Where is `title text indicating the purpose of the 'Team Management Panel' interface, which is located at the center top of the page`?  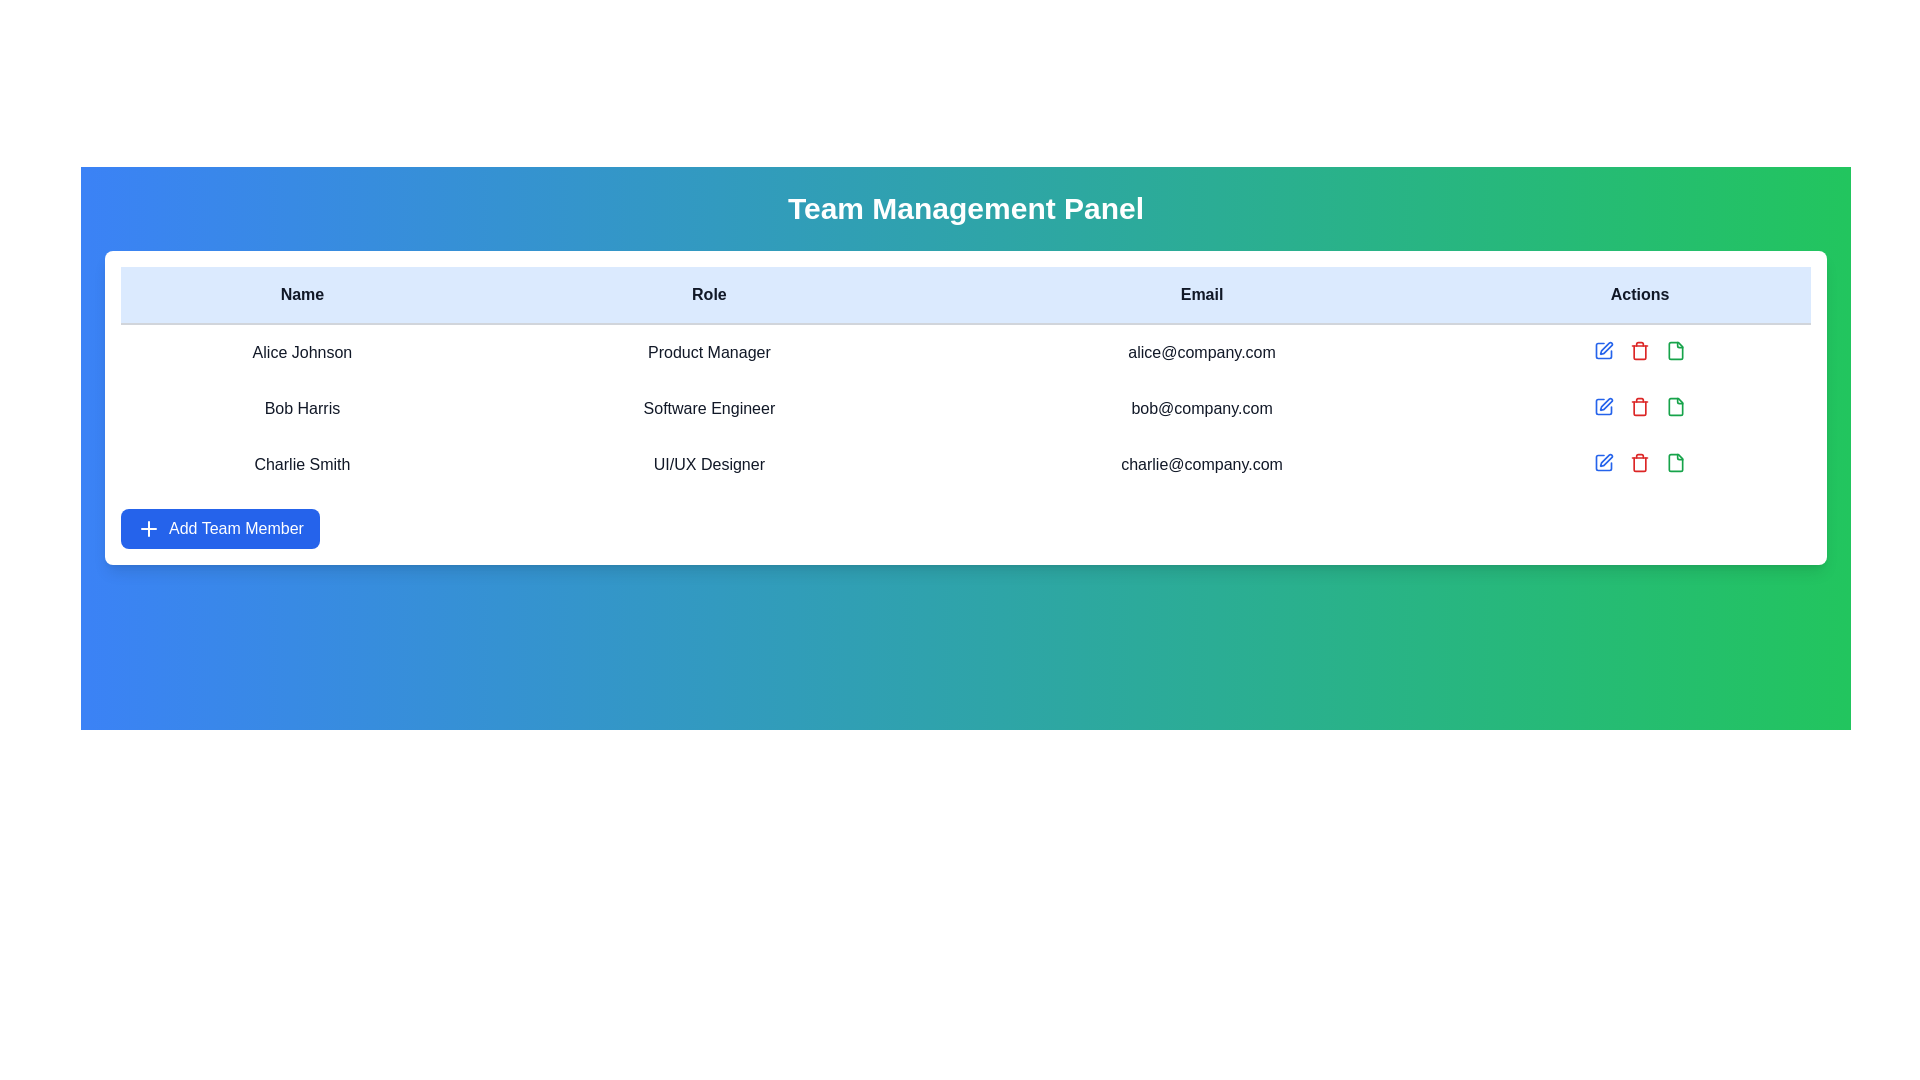 title text indicating the purpose of the 'Team Management Panel' interface, which is located at the center top of the page is located at coordinates (965, 208).